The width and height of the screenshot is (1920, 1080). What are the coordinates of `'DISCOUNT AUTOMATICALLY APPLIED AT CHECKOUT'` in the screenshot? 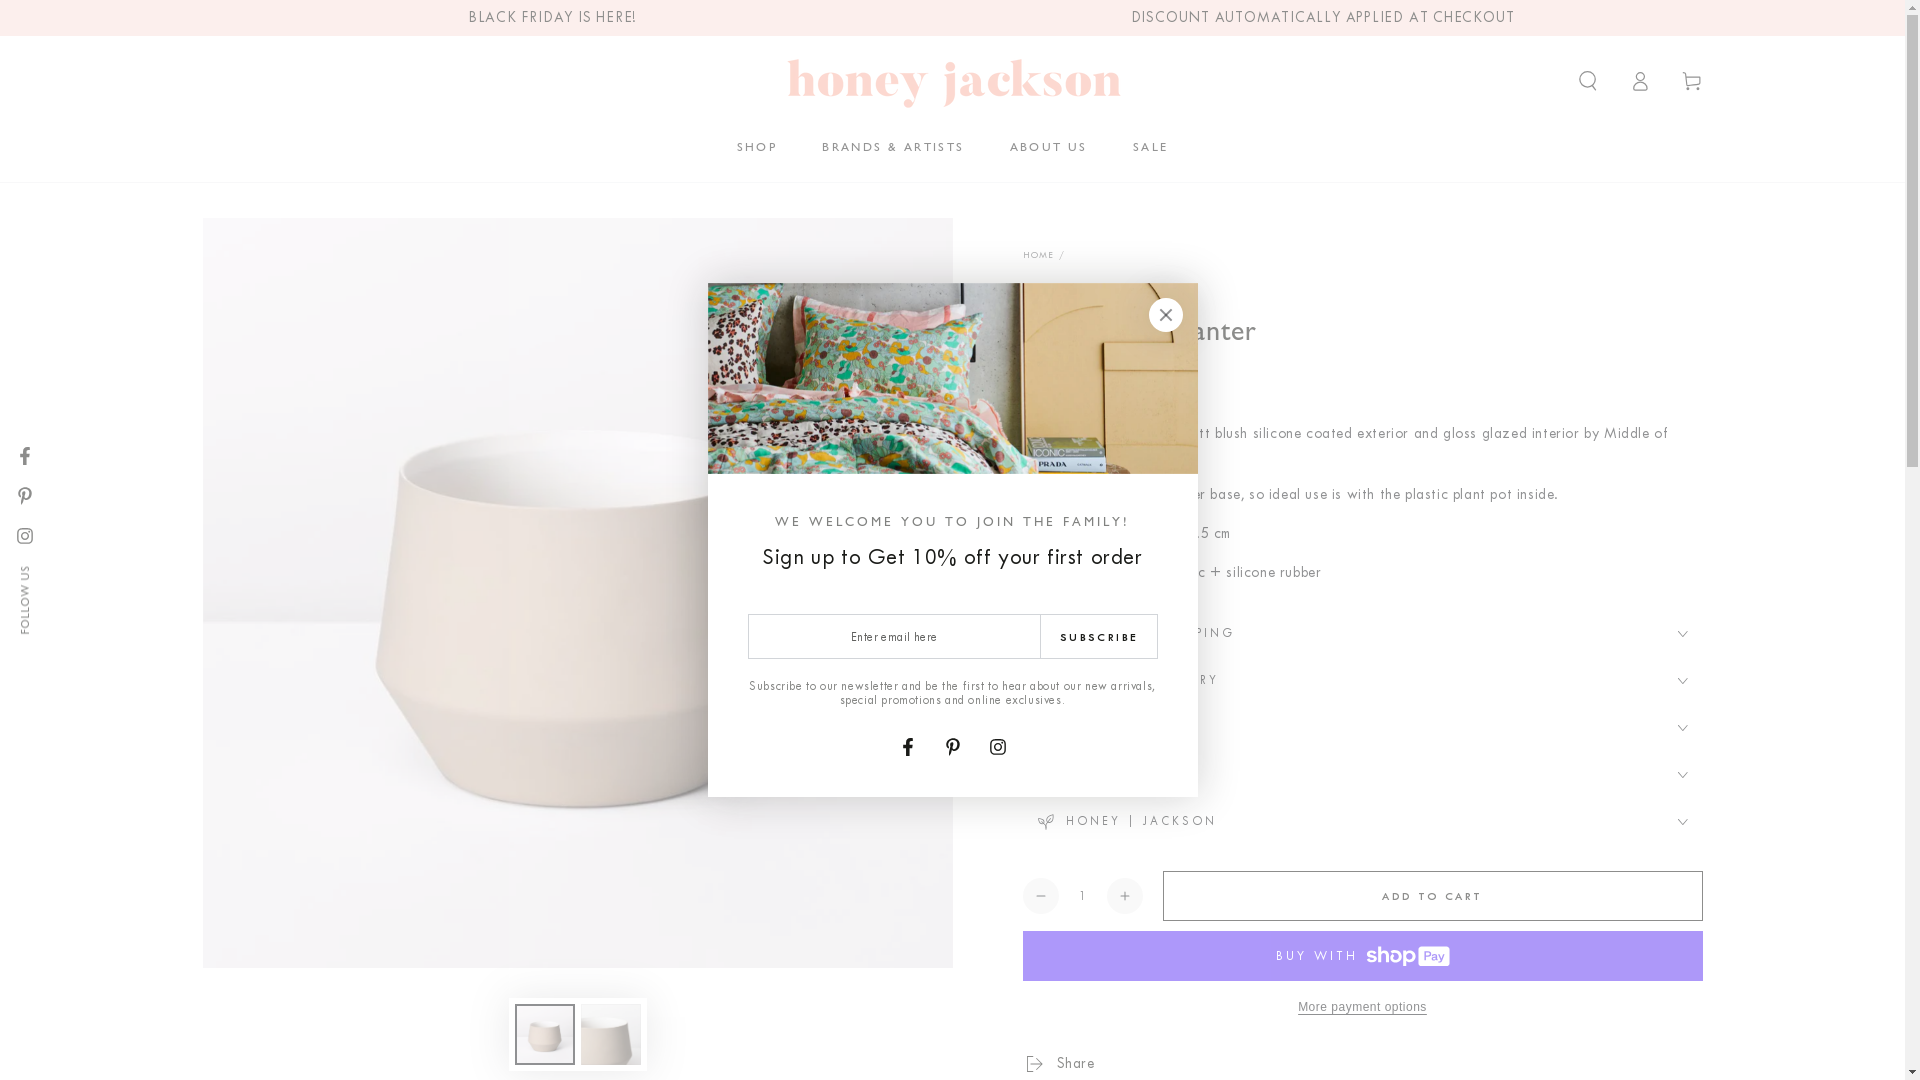 It's located at (1323, 18).